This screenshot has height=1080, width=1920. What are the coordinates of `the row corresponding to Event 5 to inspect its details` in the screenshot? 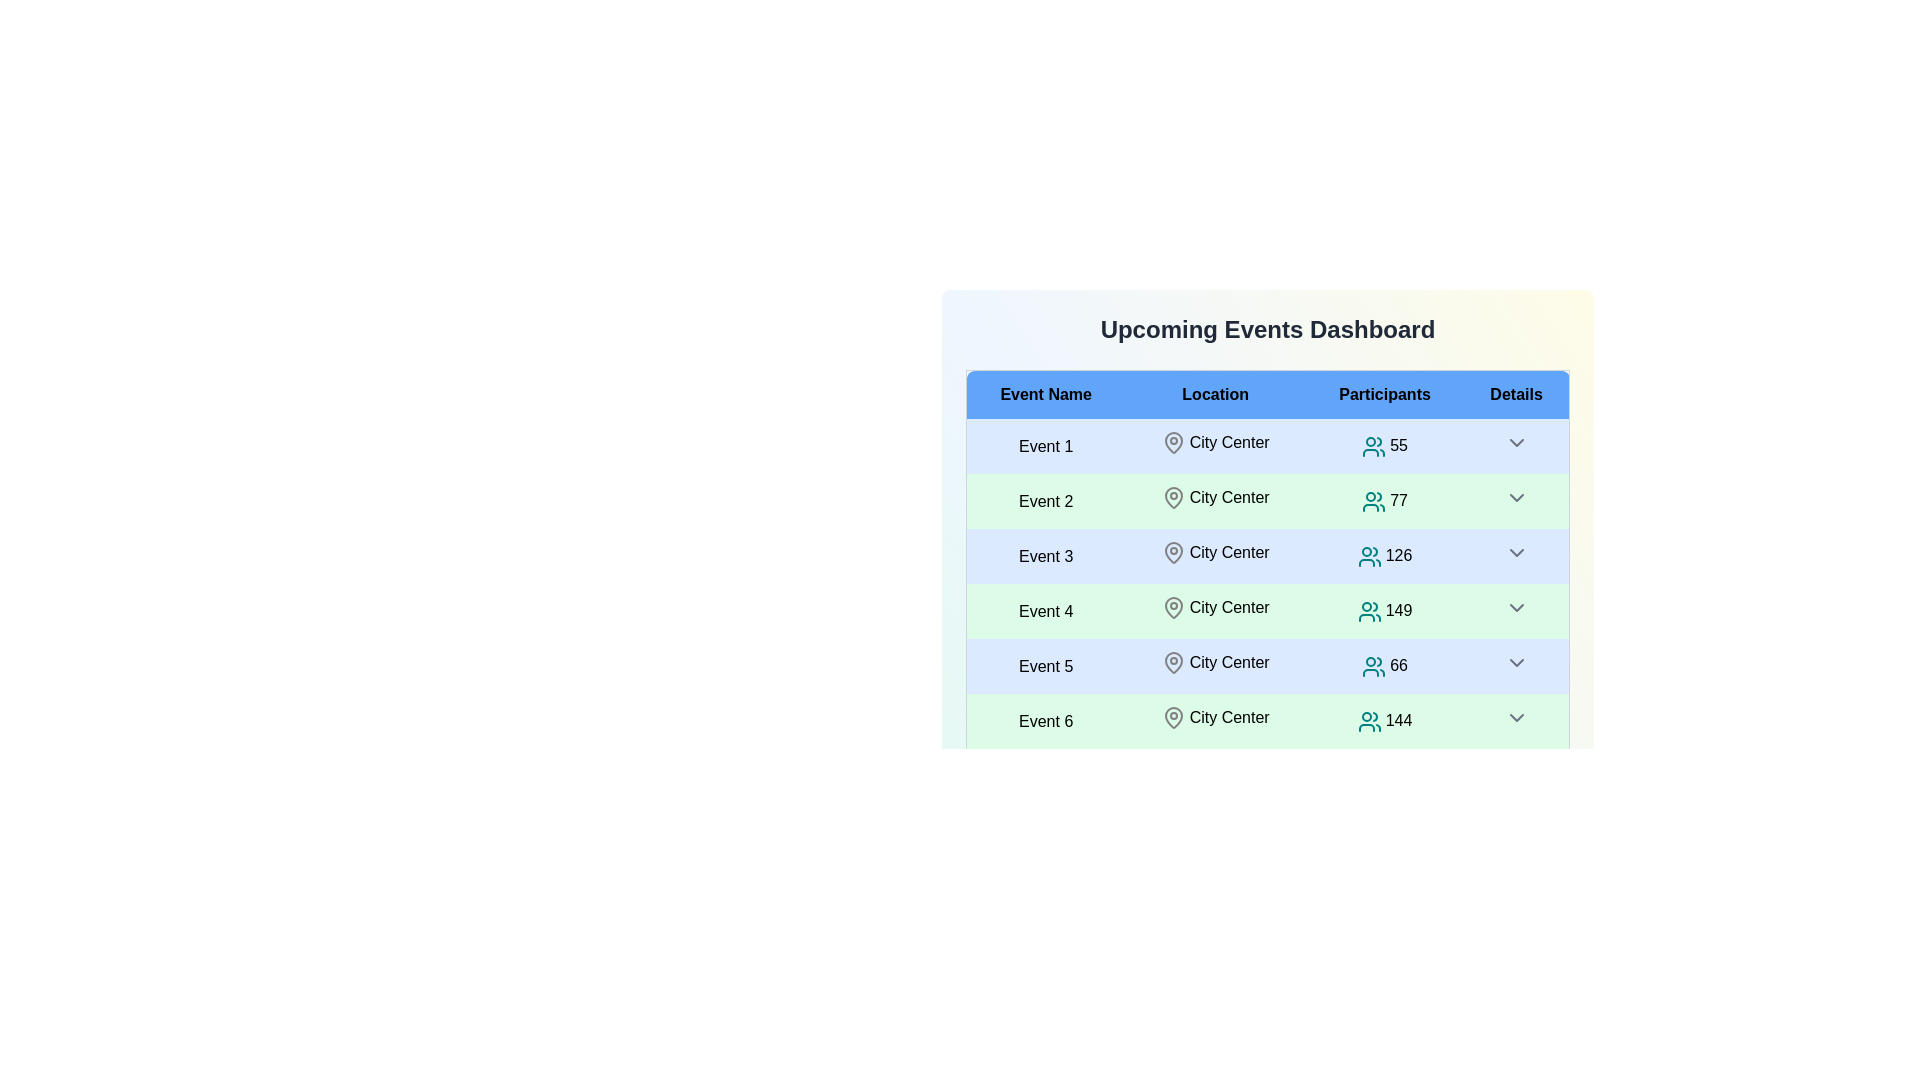 It's located at (1045, 666).